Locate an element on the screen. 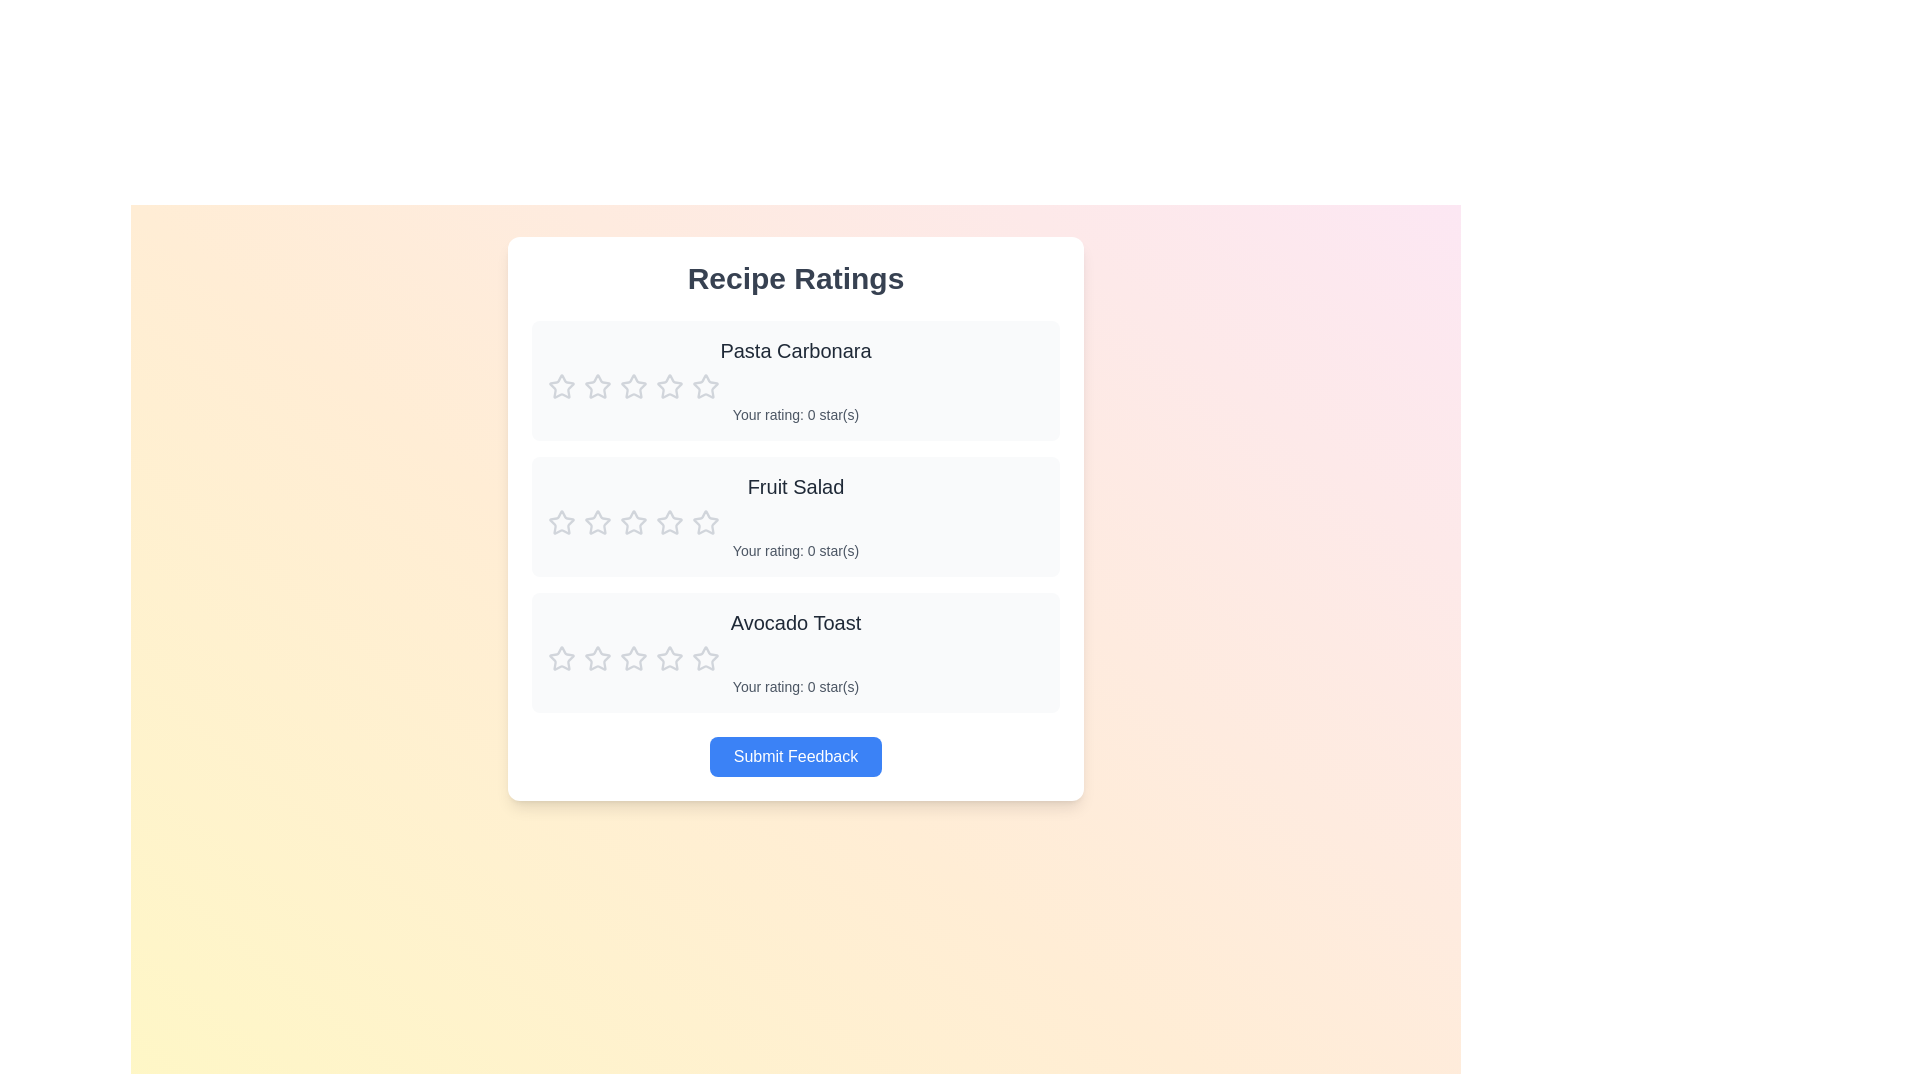  the first star-shaped icon outlined with a grayish stroke, located below the 'Avocado Toast' label in the third rating section, to provide a one-star rating is located at coordinates (632, 658).